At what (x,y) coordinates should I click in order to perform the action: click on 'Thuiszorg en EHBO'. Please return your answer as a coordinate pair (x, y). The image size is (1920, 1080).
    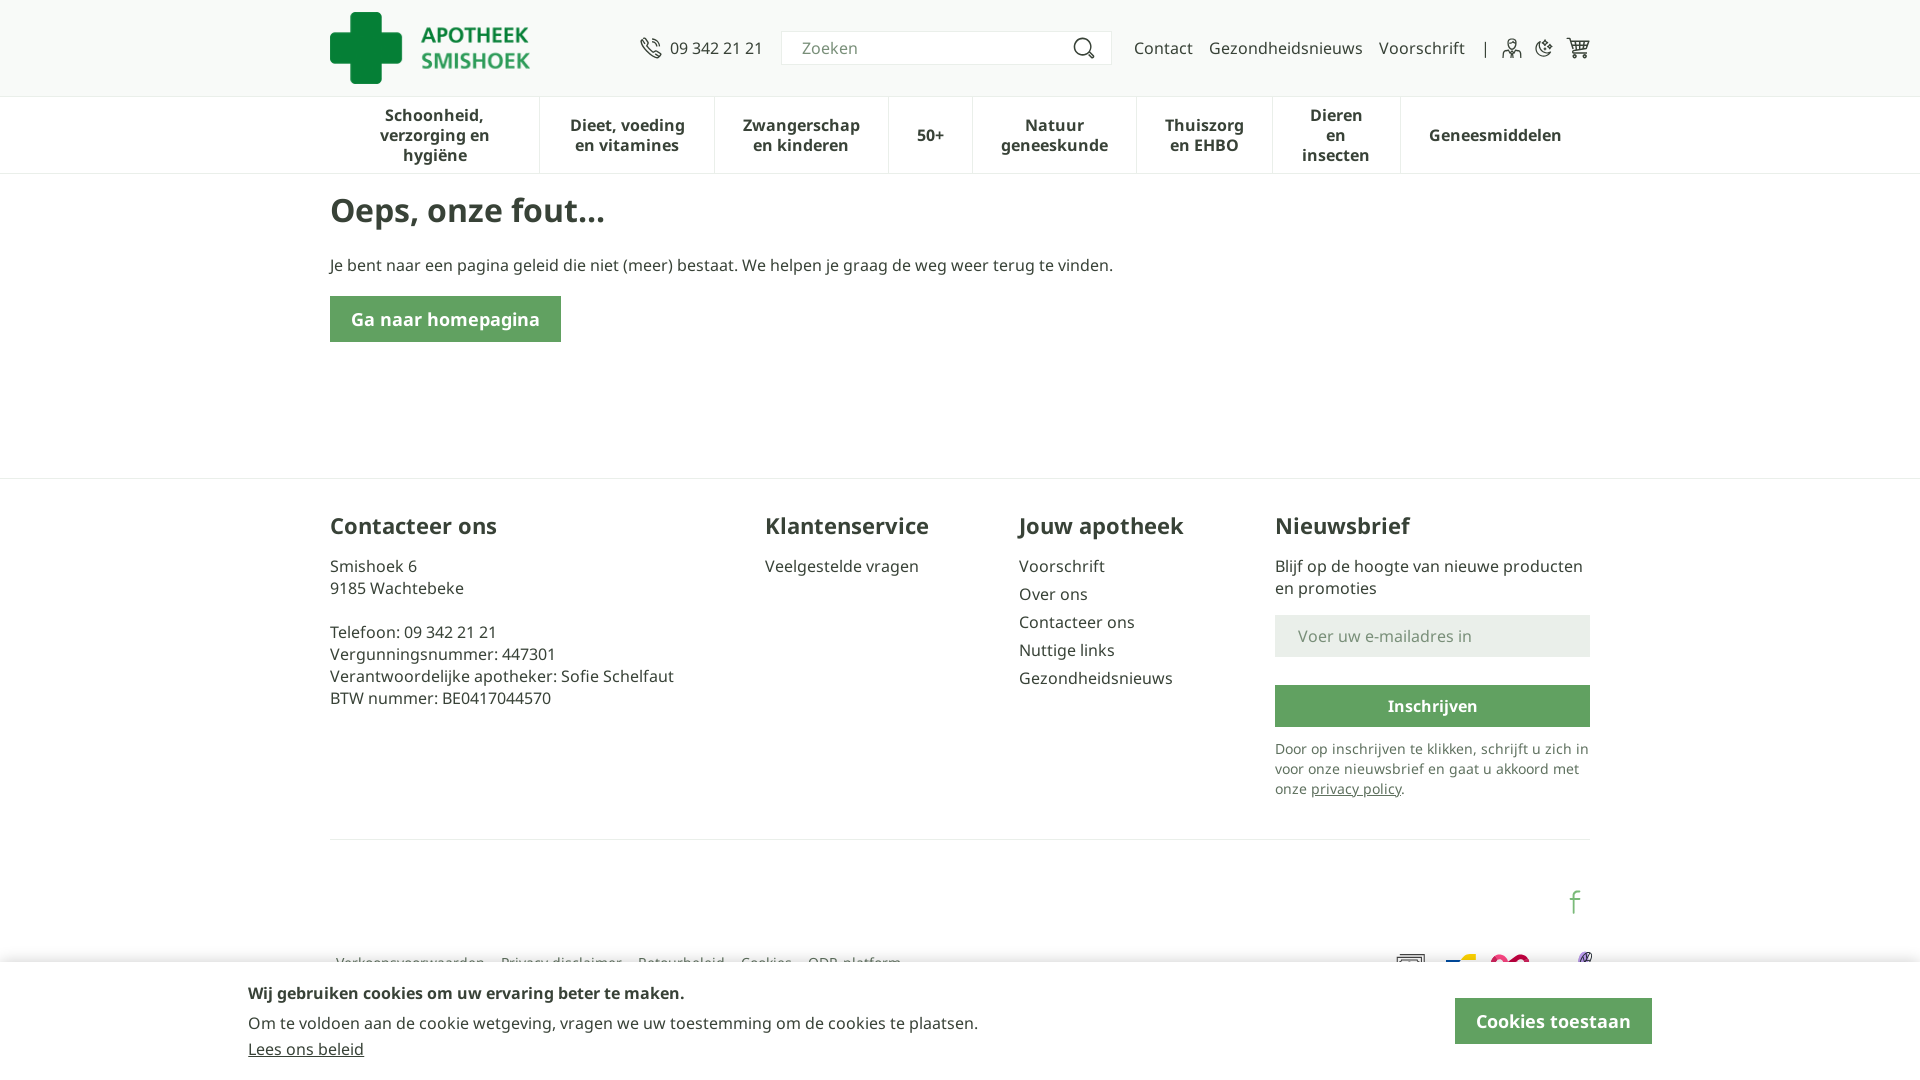
    Looking at the image, I should click on (1203, 132).